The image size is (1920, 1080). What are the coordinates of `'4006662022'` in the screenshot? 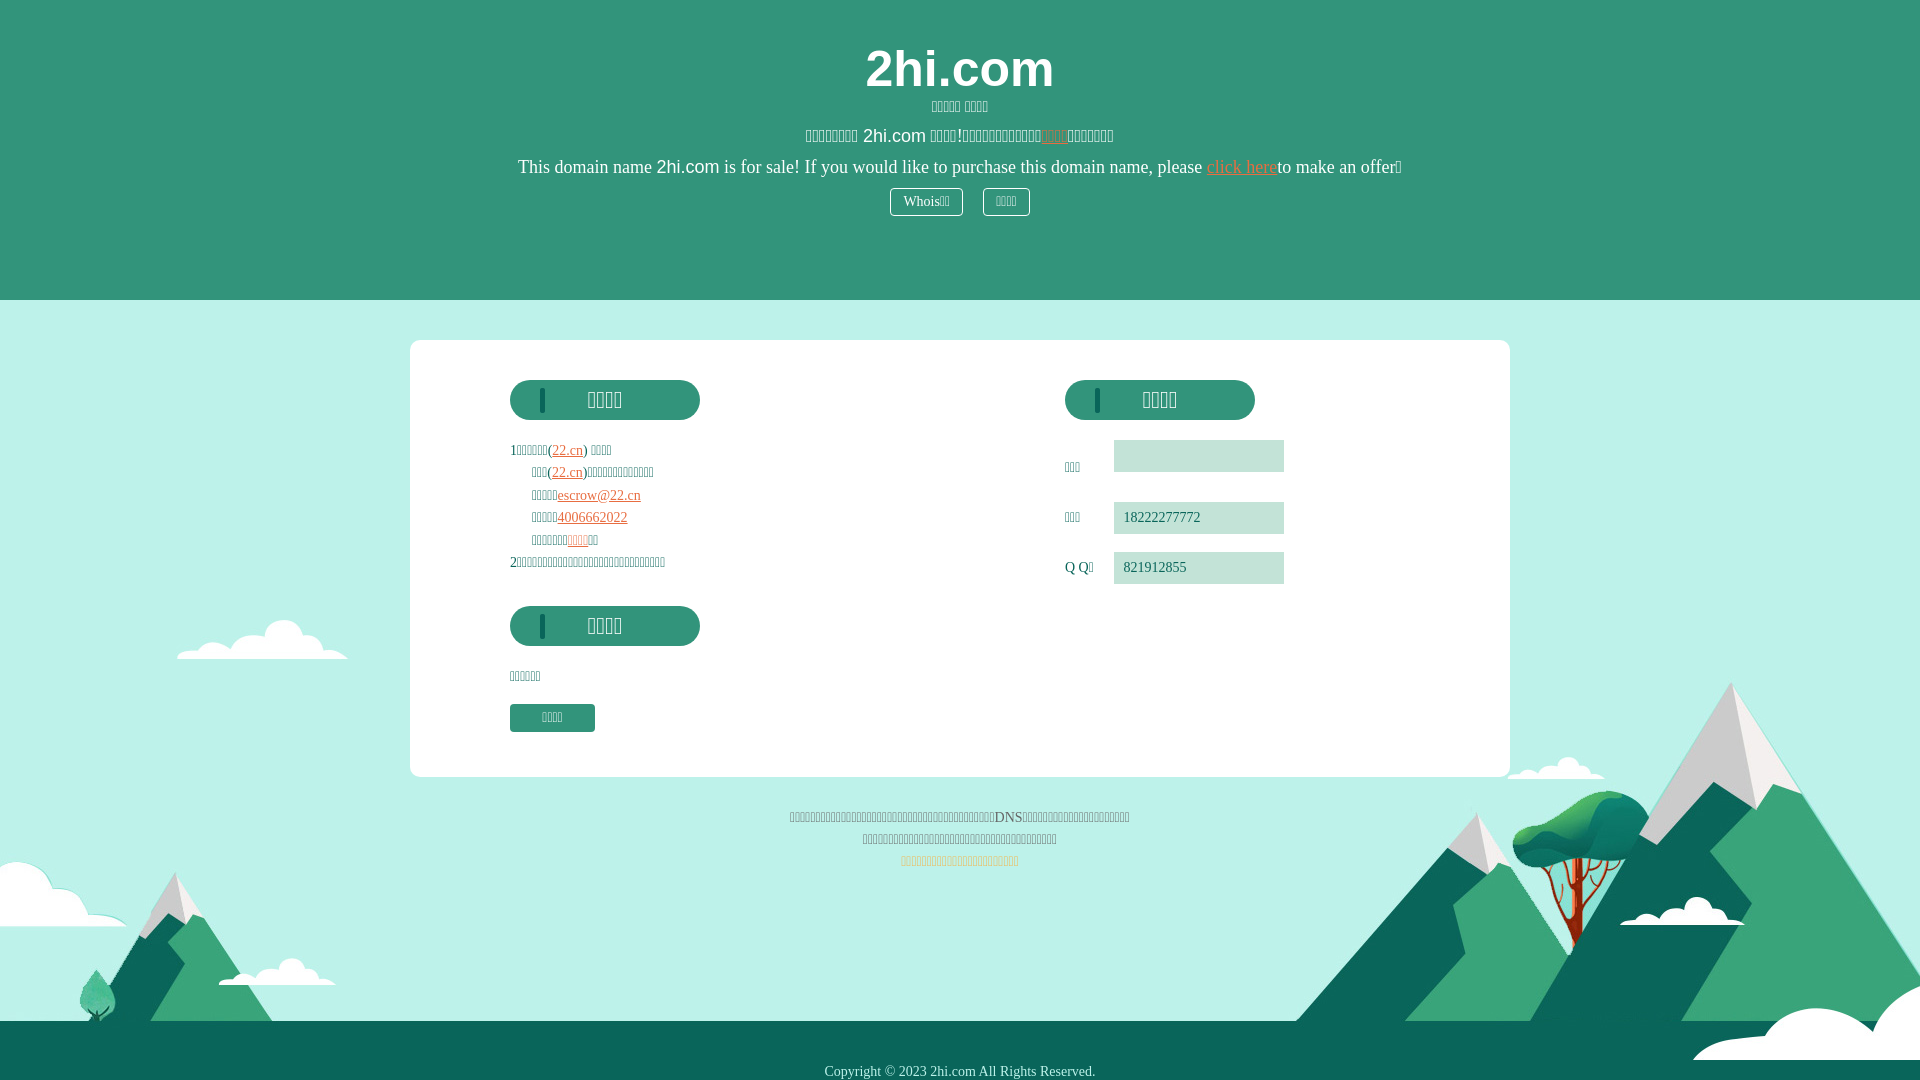 It's located at (592, 516).